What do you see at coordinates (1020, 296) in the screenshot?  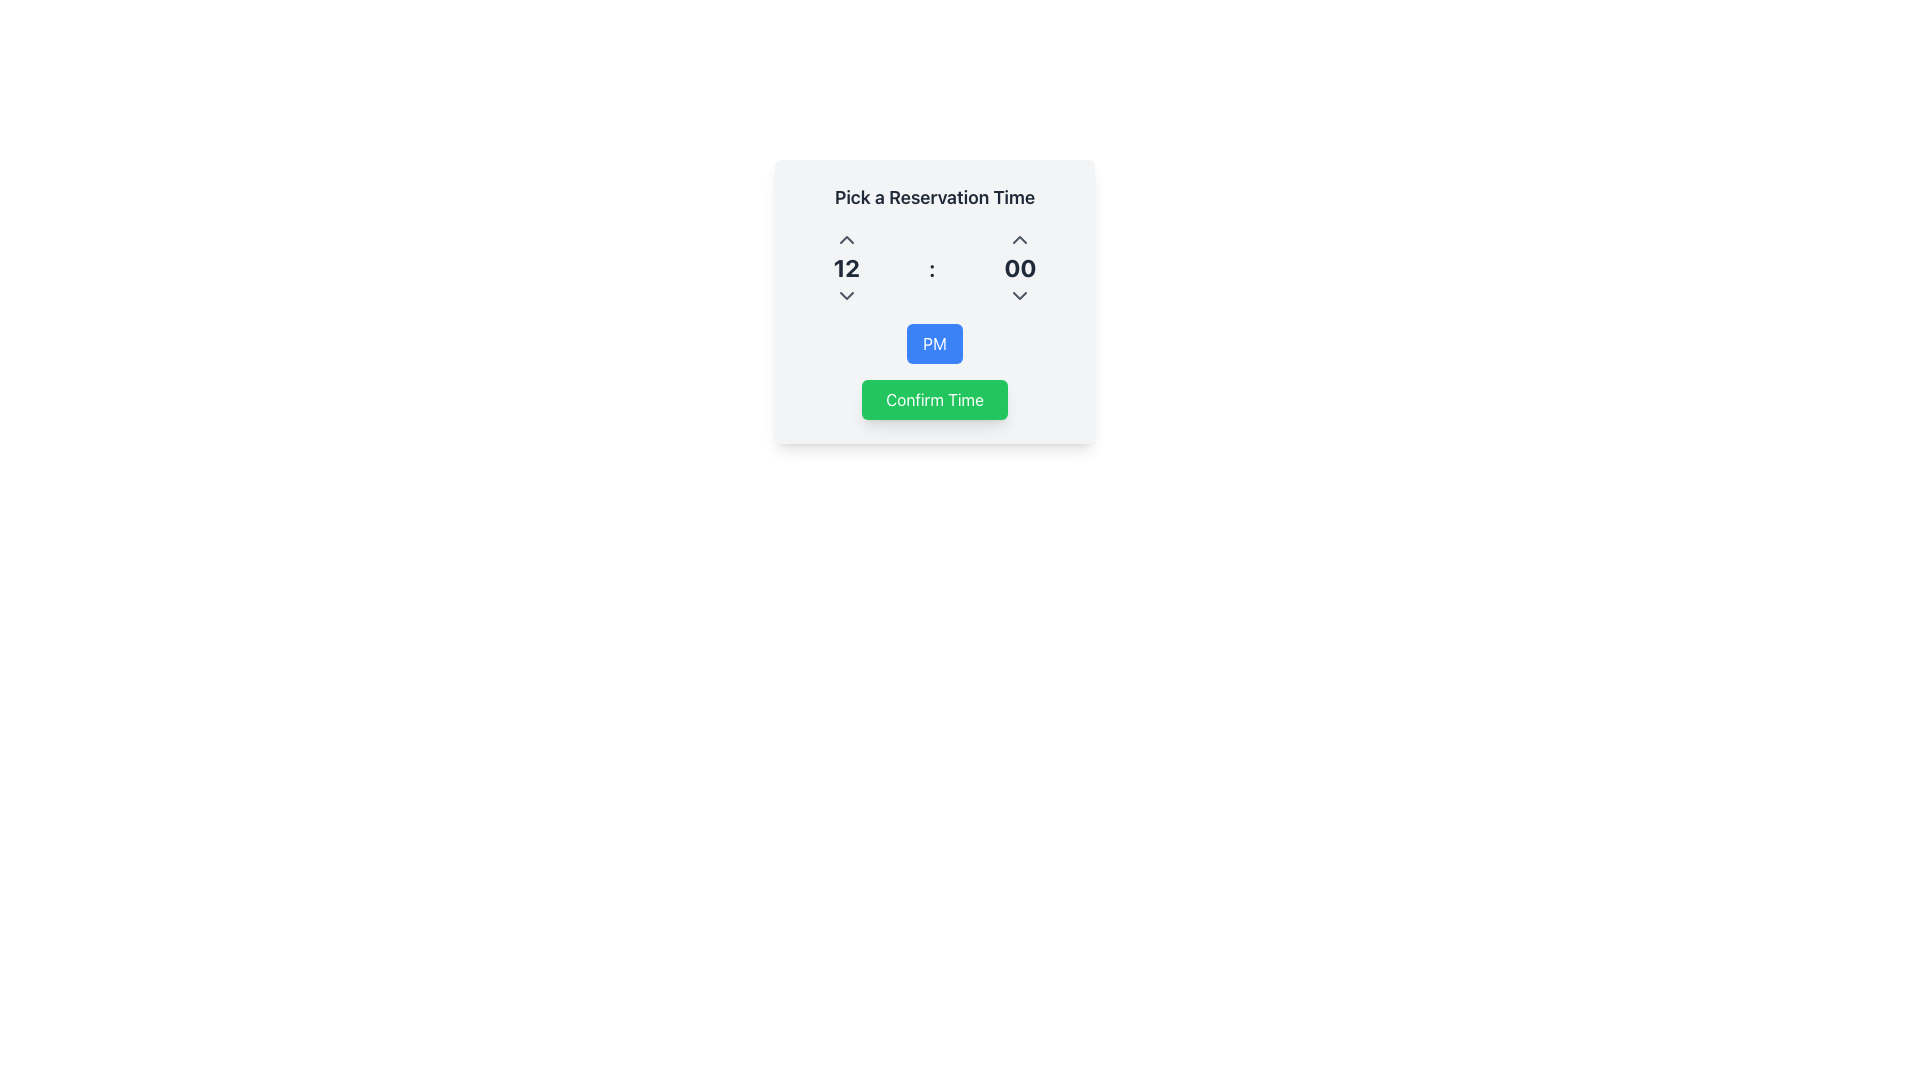 I see `the dropdown toggle button for selecting minutes in the reservation time picker, located below the '00' numeric display` at bounding box center [1020, 296].